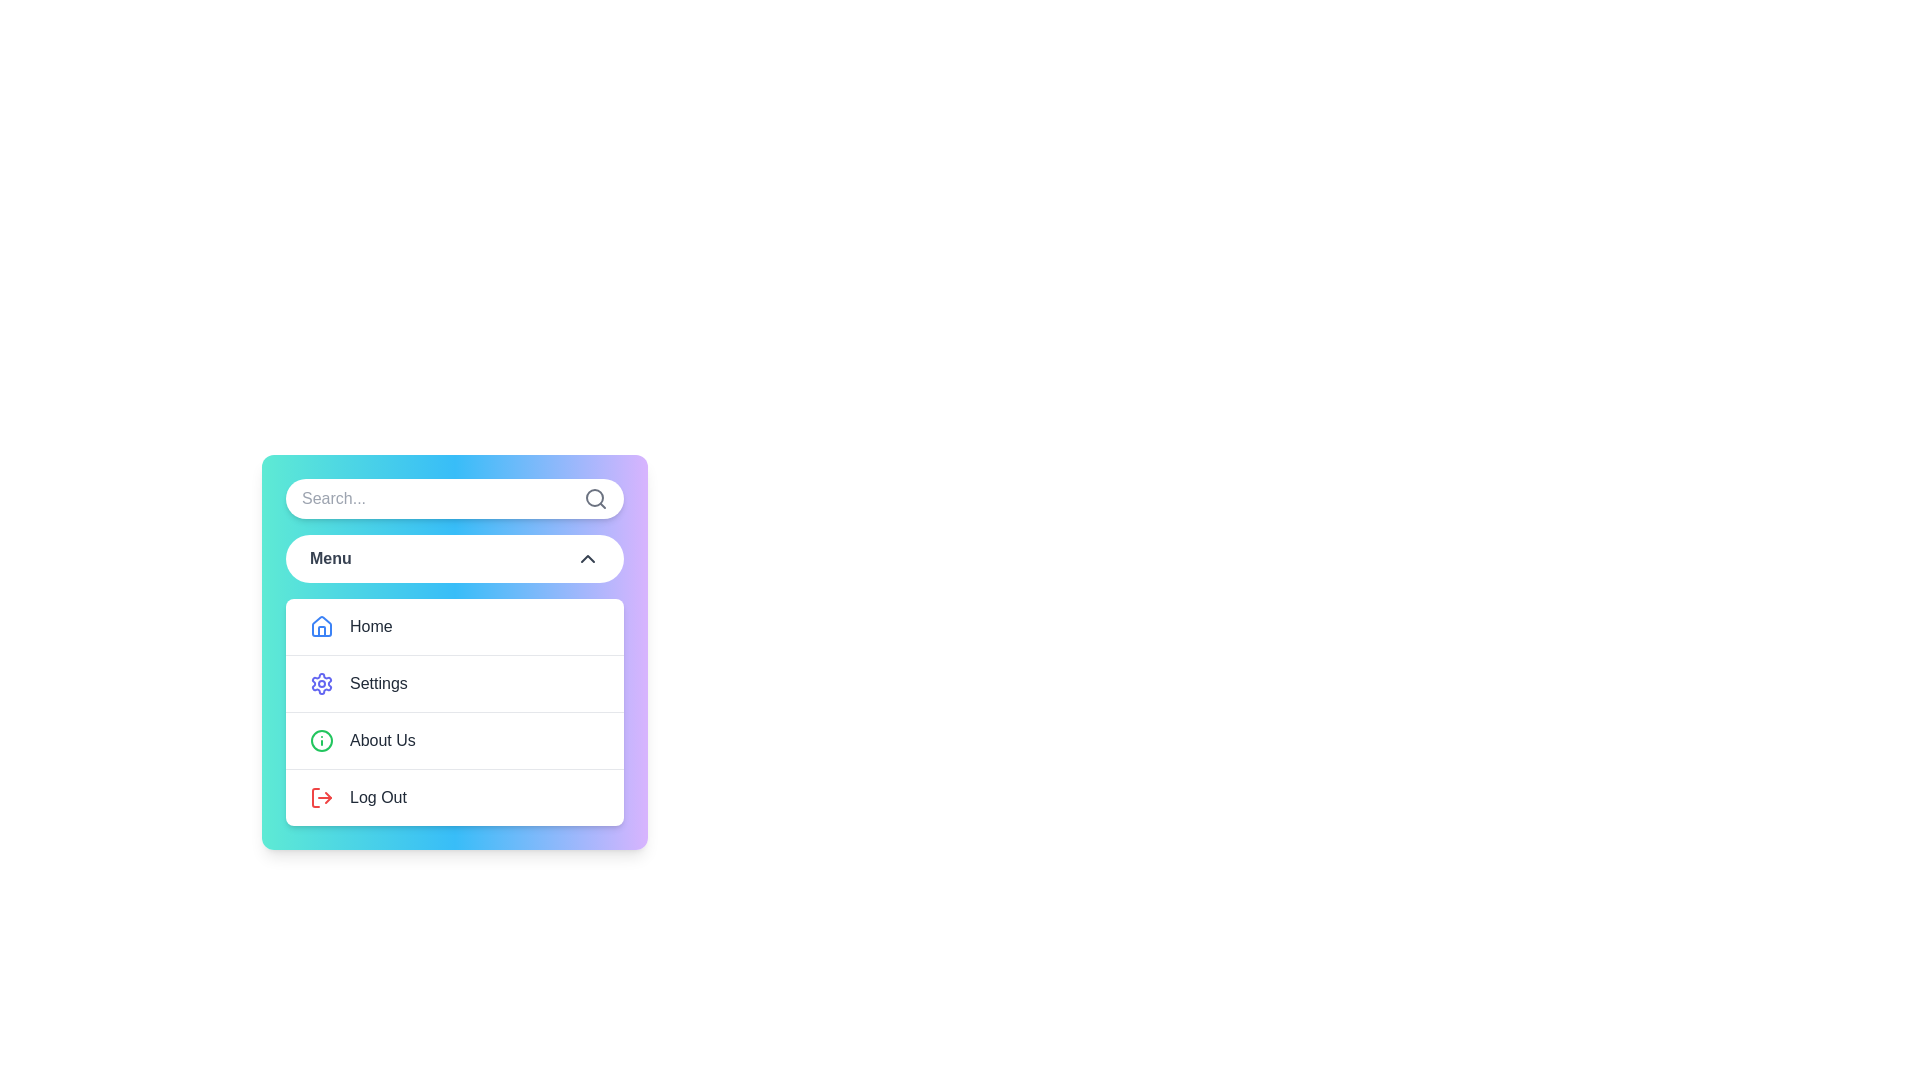 The width and height of the screenshot is (1920, 1080). What do you see at coordinates (321, 624) in the screenshot?
I see `the 'Home' menu icon, which is the upper part of a house icon located to the left of the 'Home' menu item in a vertical list of menu options` at bounding box center [321, 624].